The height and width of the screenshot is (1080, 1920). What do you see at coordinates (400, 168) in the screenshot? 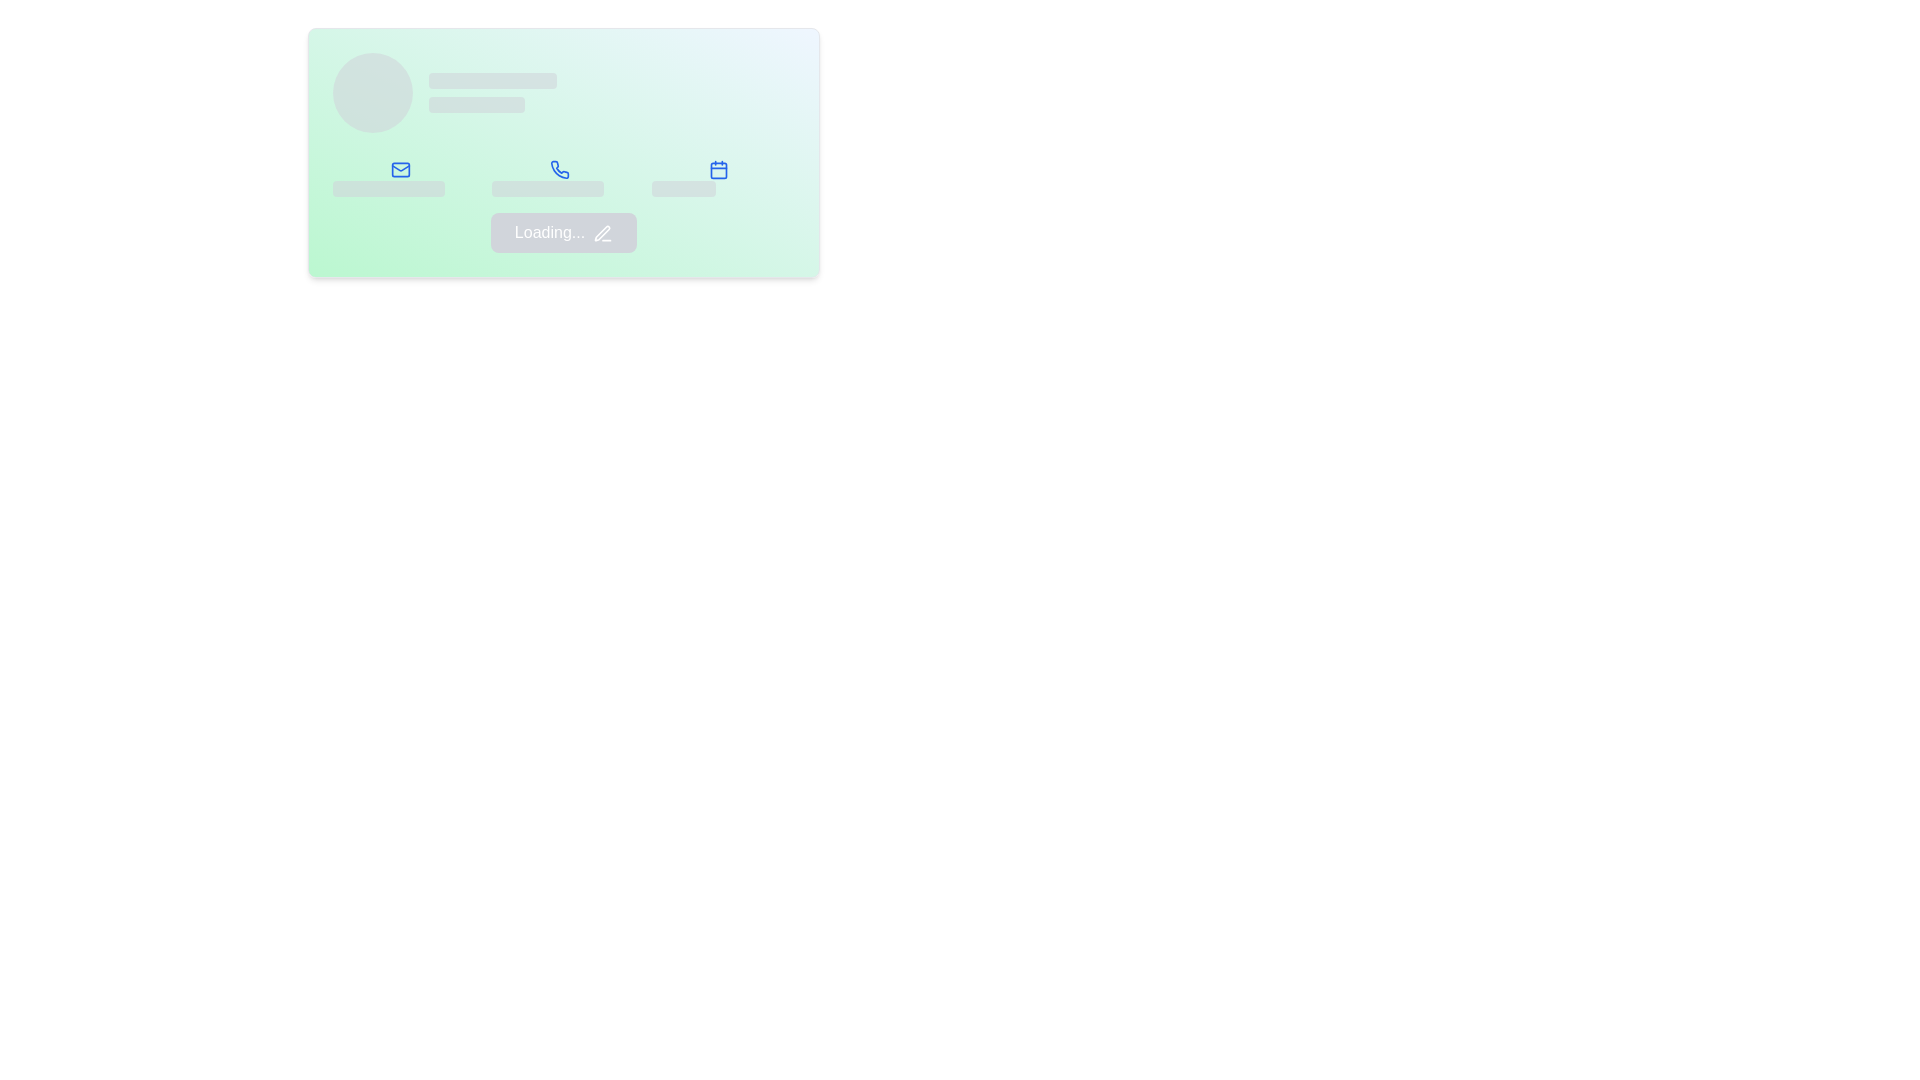
I see `decorative SVG rectangle that represents the top-left corner of the email icon for debugging purposes` at bounding box center [400, 168].